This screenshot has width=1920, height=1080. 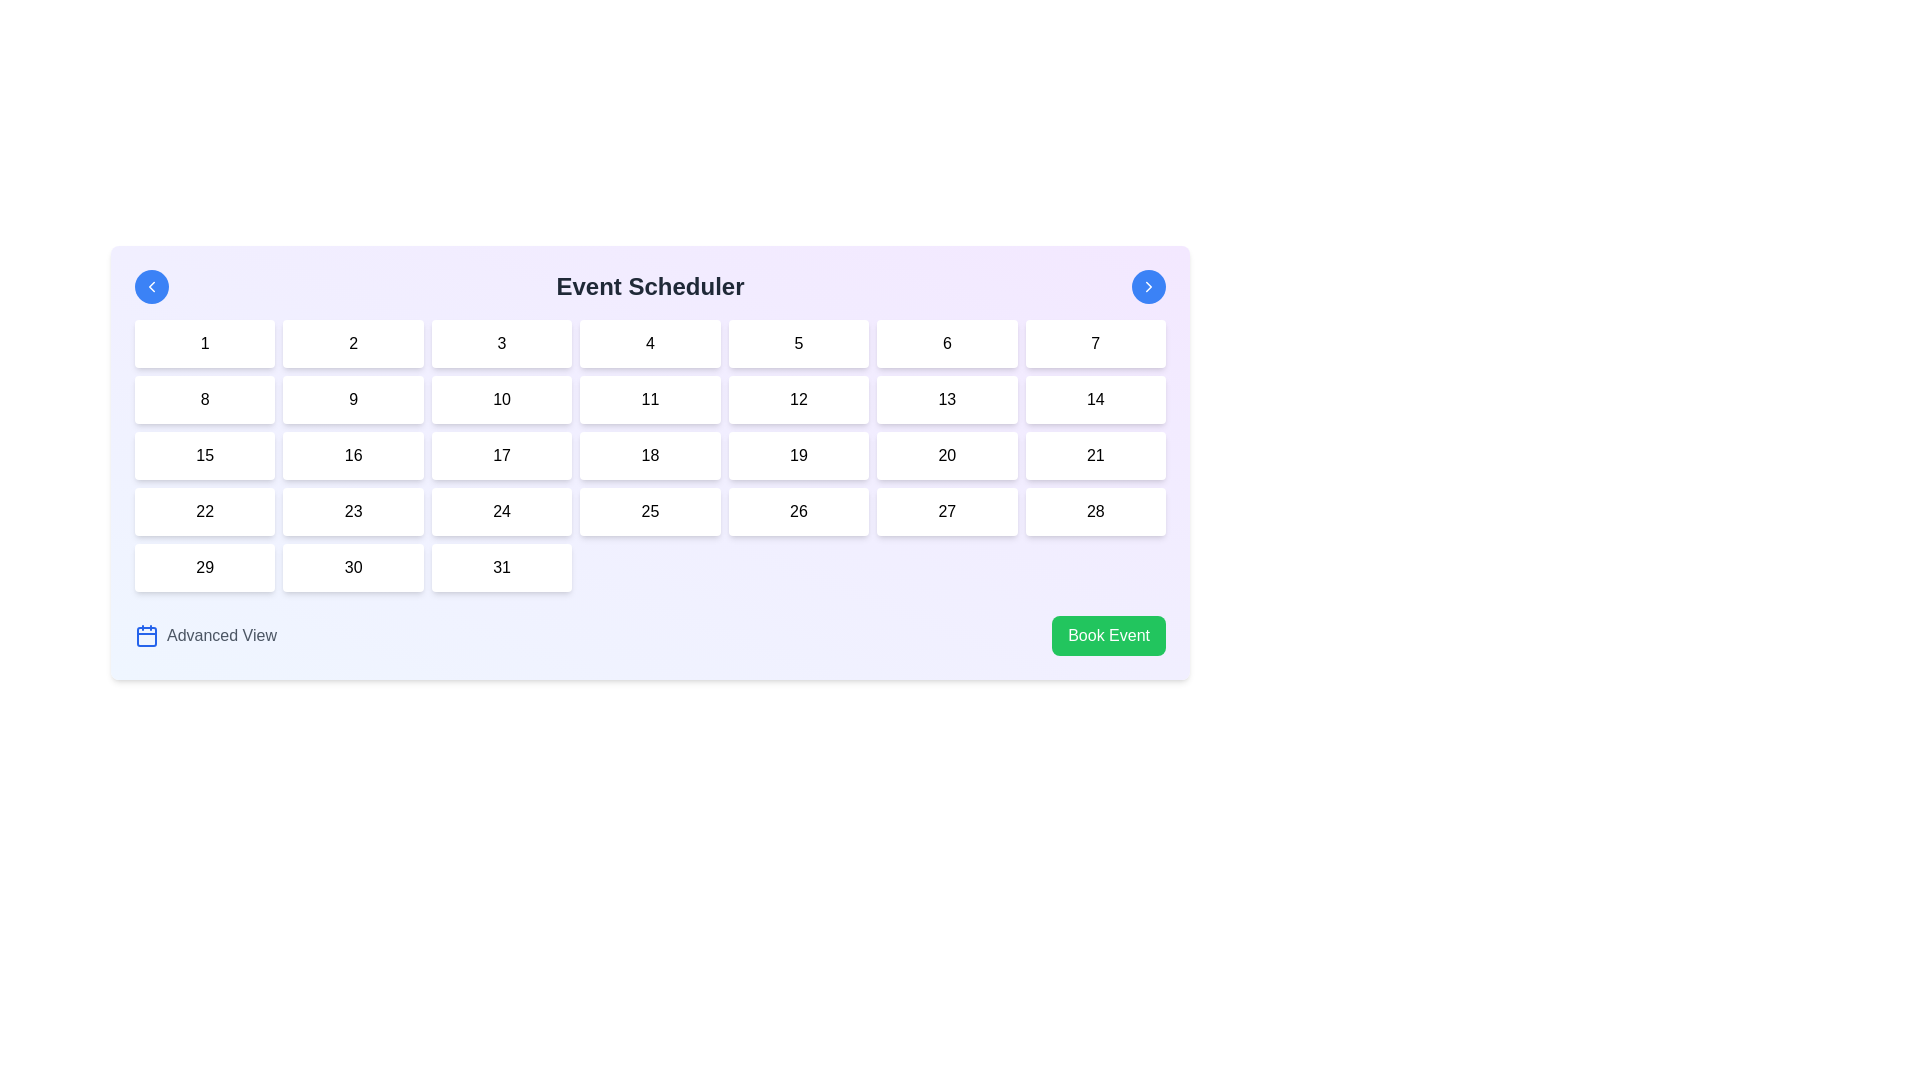 What do you see at coordinates (502, 455) in the screenshot?
I see `the selectable day button in the calendar interface located in the fourth row and third column` at bounding box center [502, 455].